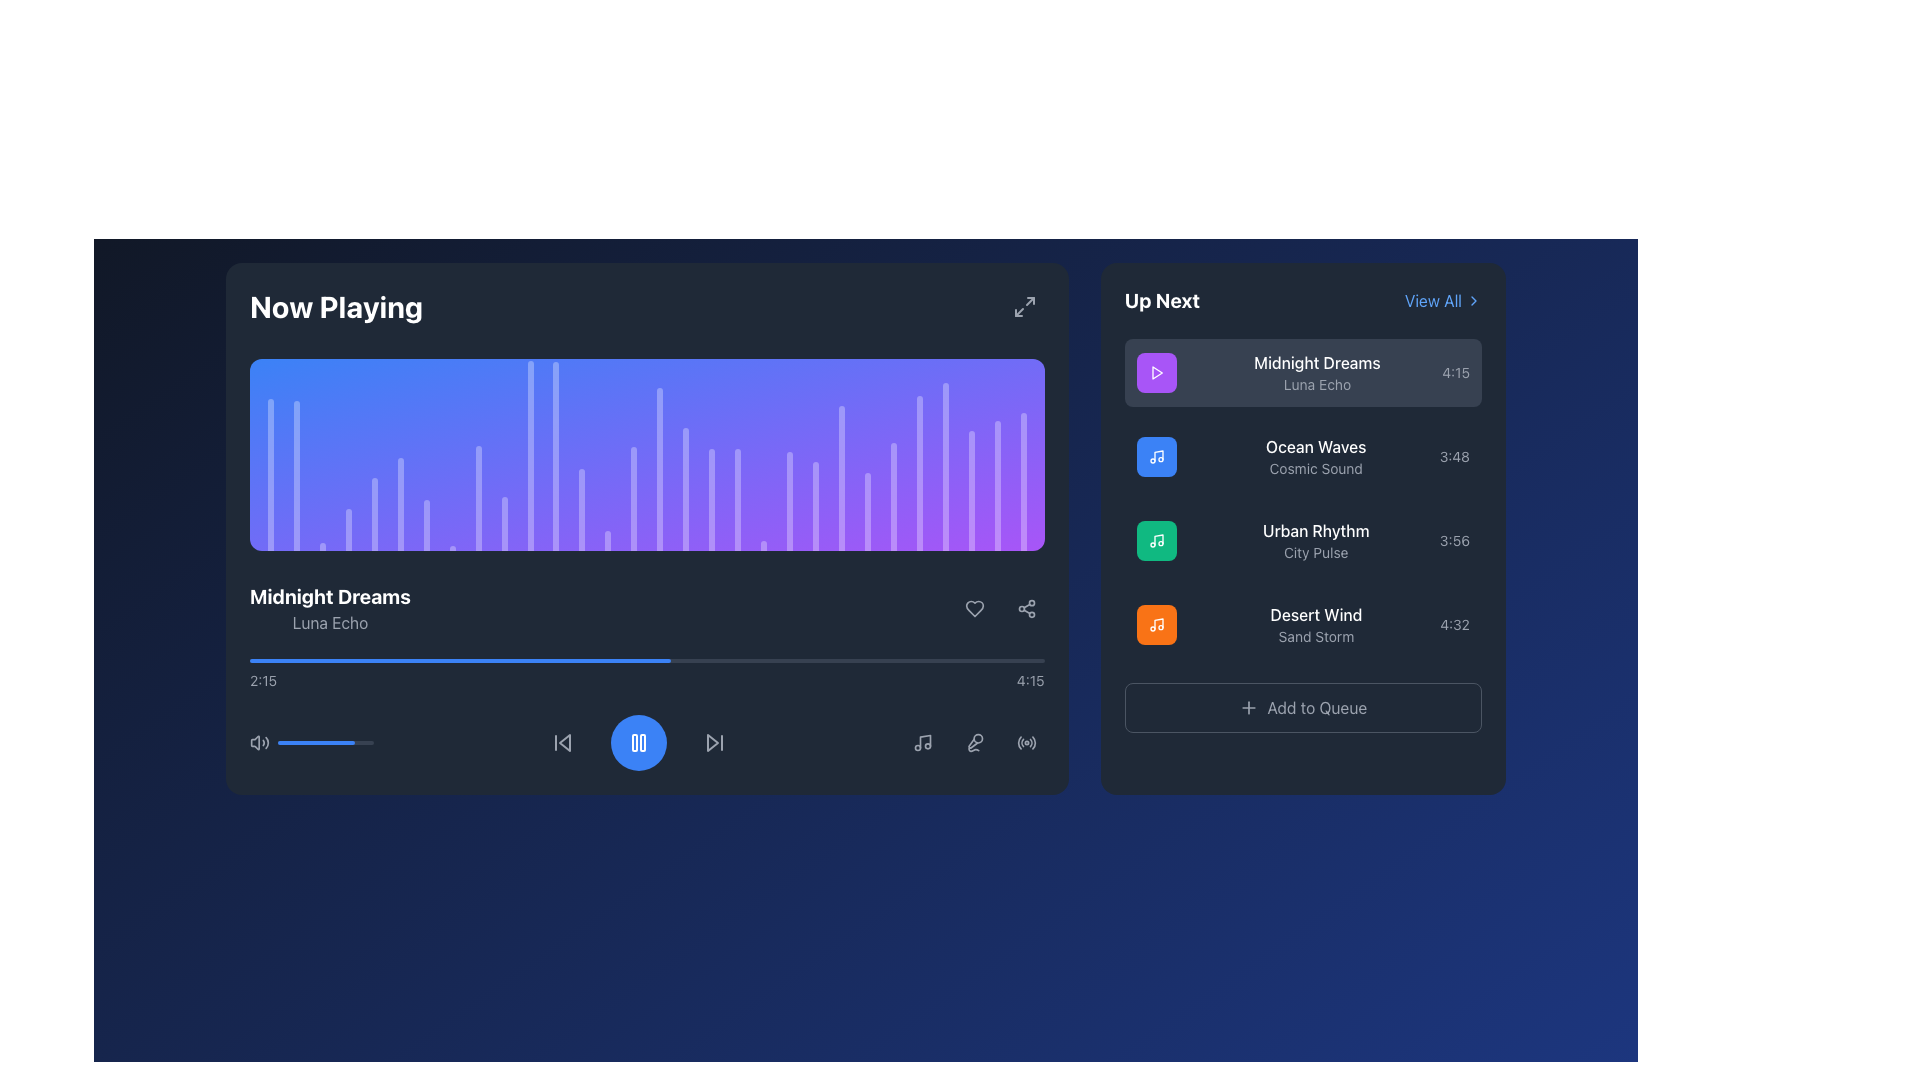 The width and height of the screenshot is (1920, 1080). I want to click on the volume, so click(320, 743).